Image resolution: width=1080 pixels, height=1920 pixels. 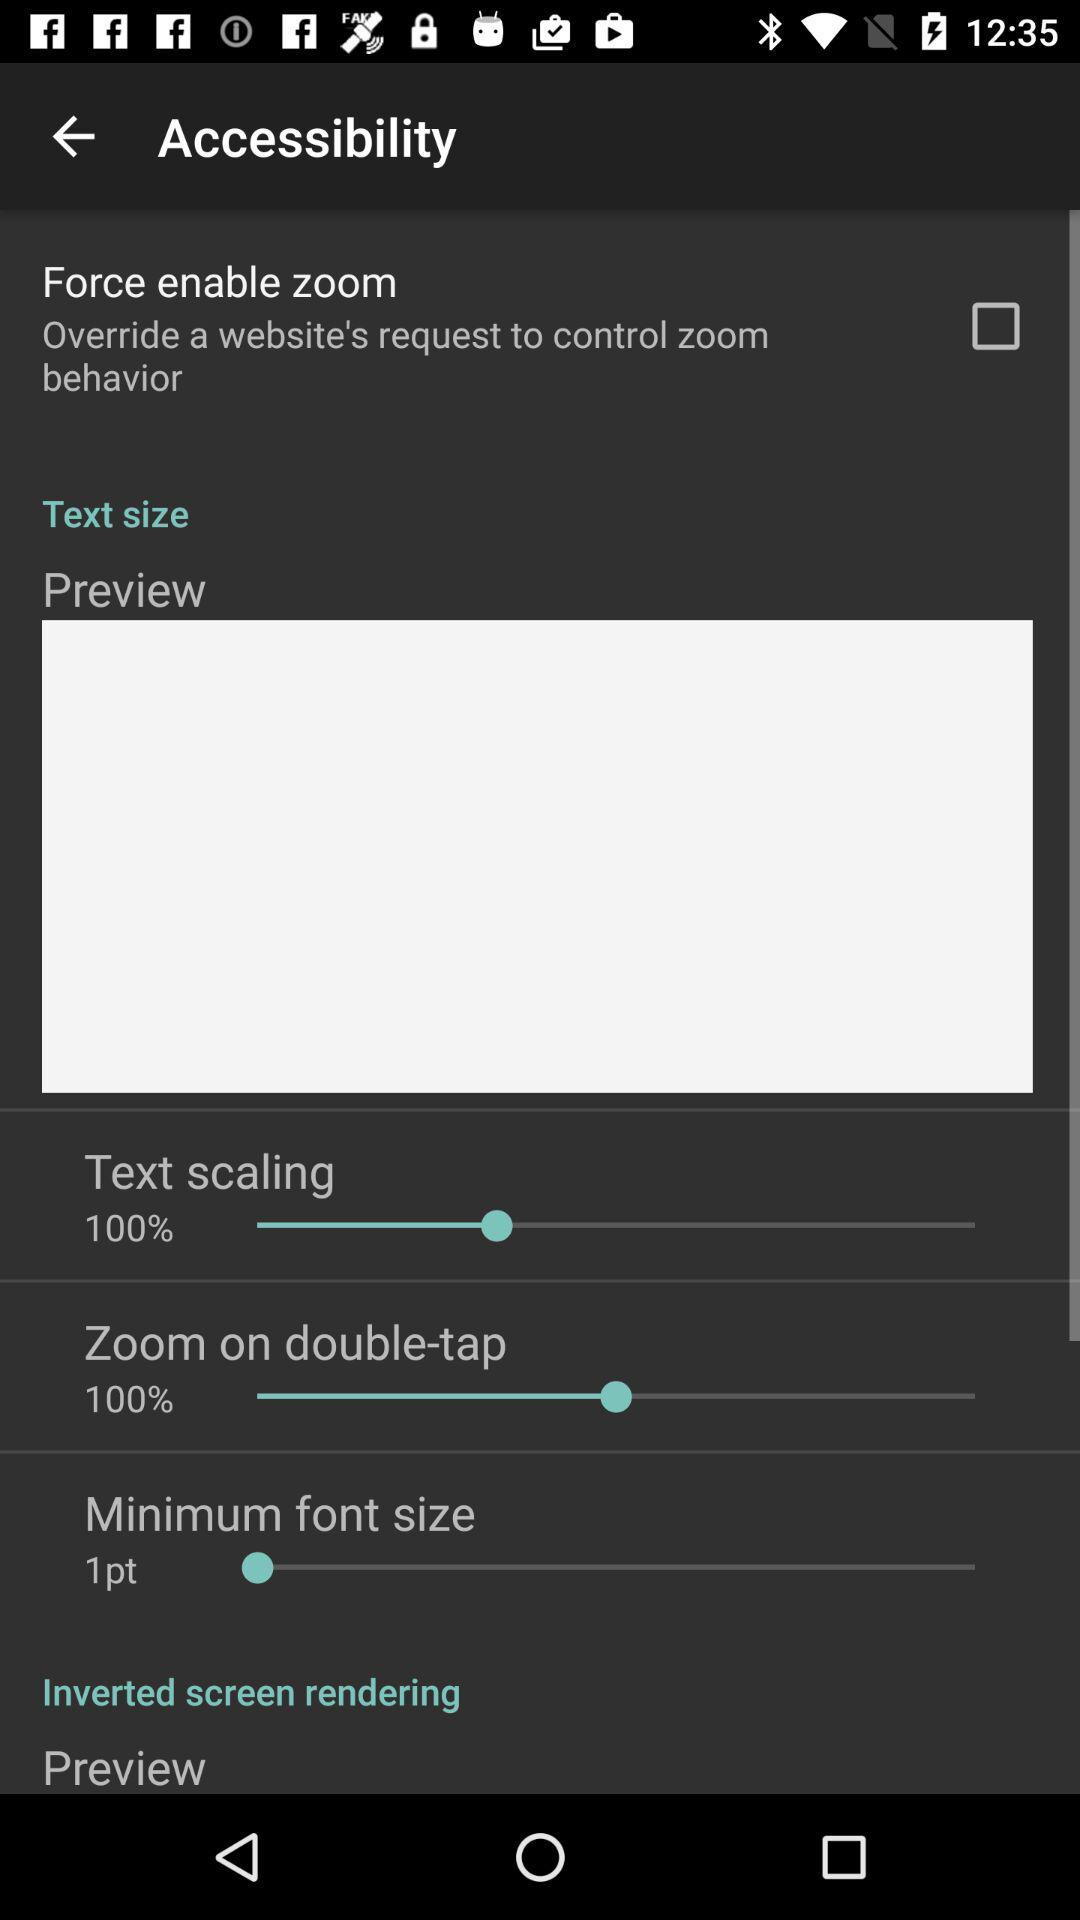 What do you see at coordinates (995, 326) in the screenshot?
I see `icon above the text size app` at bounding box center [995, 326].